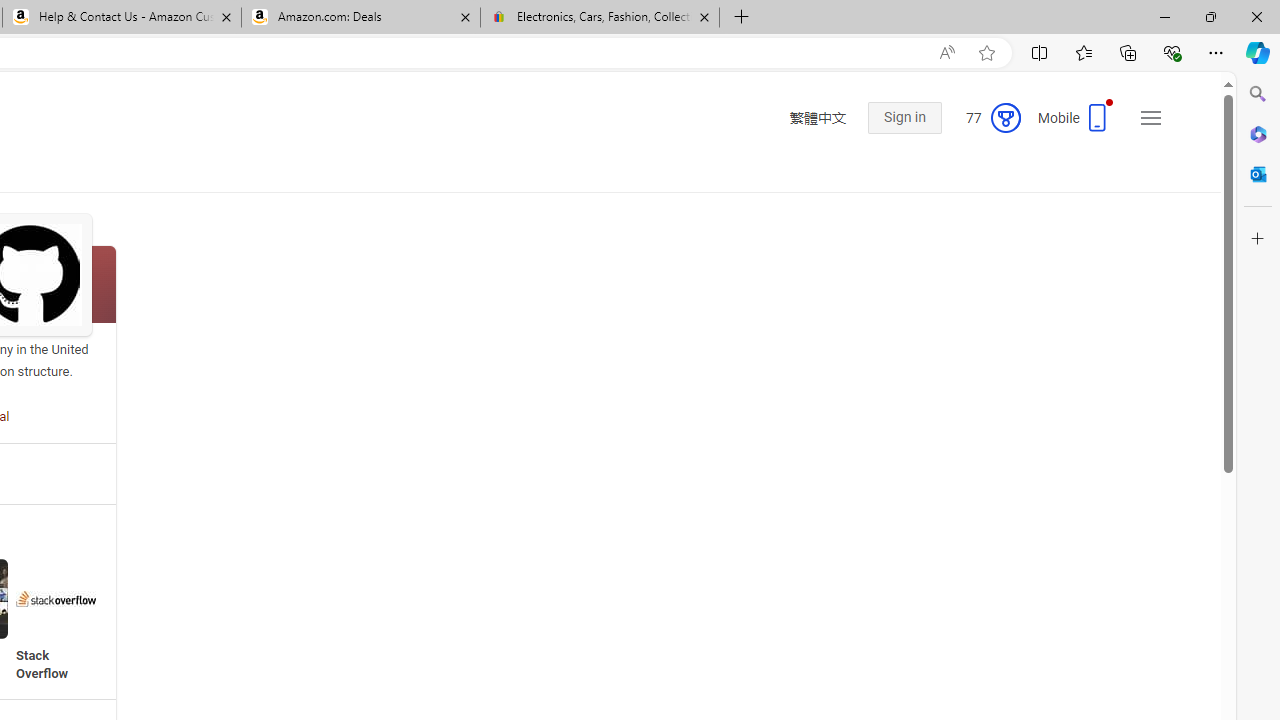 This screenshot has height=720, width=1280. Describe the element at coordinates (1074, 124) in the screenshot. I see `'Mobile'` at that location.